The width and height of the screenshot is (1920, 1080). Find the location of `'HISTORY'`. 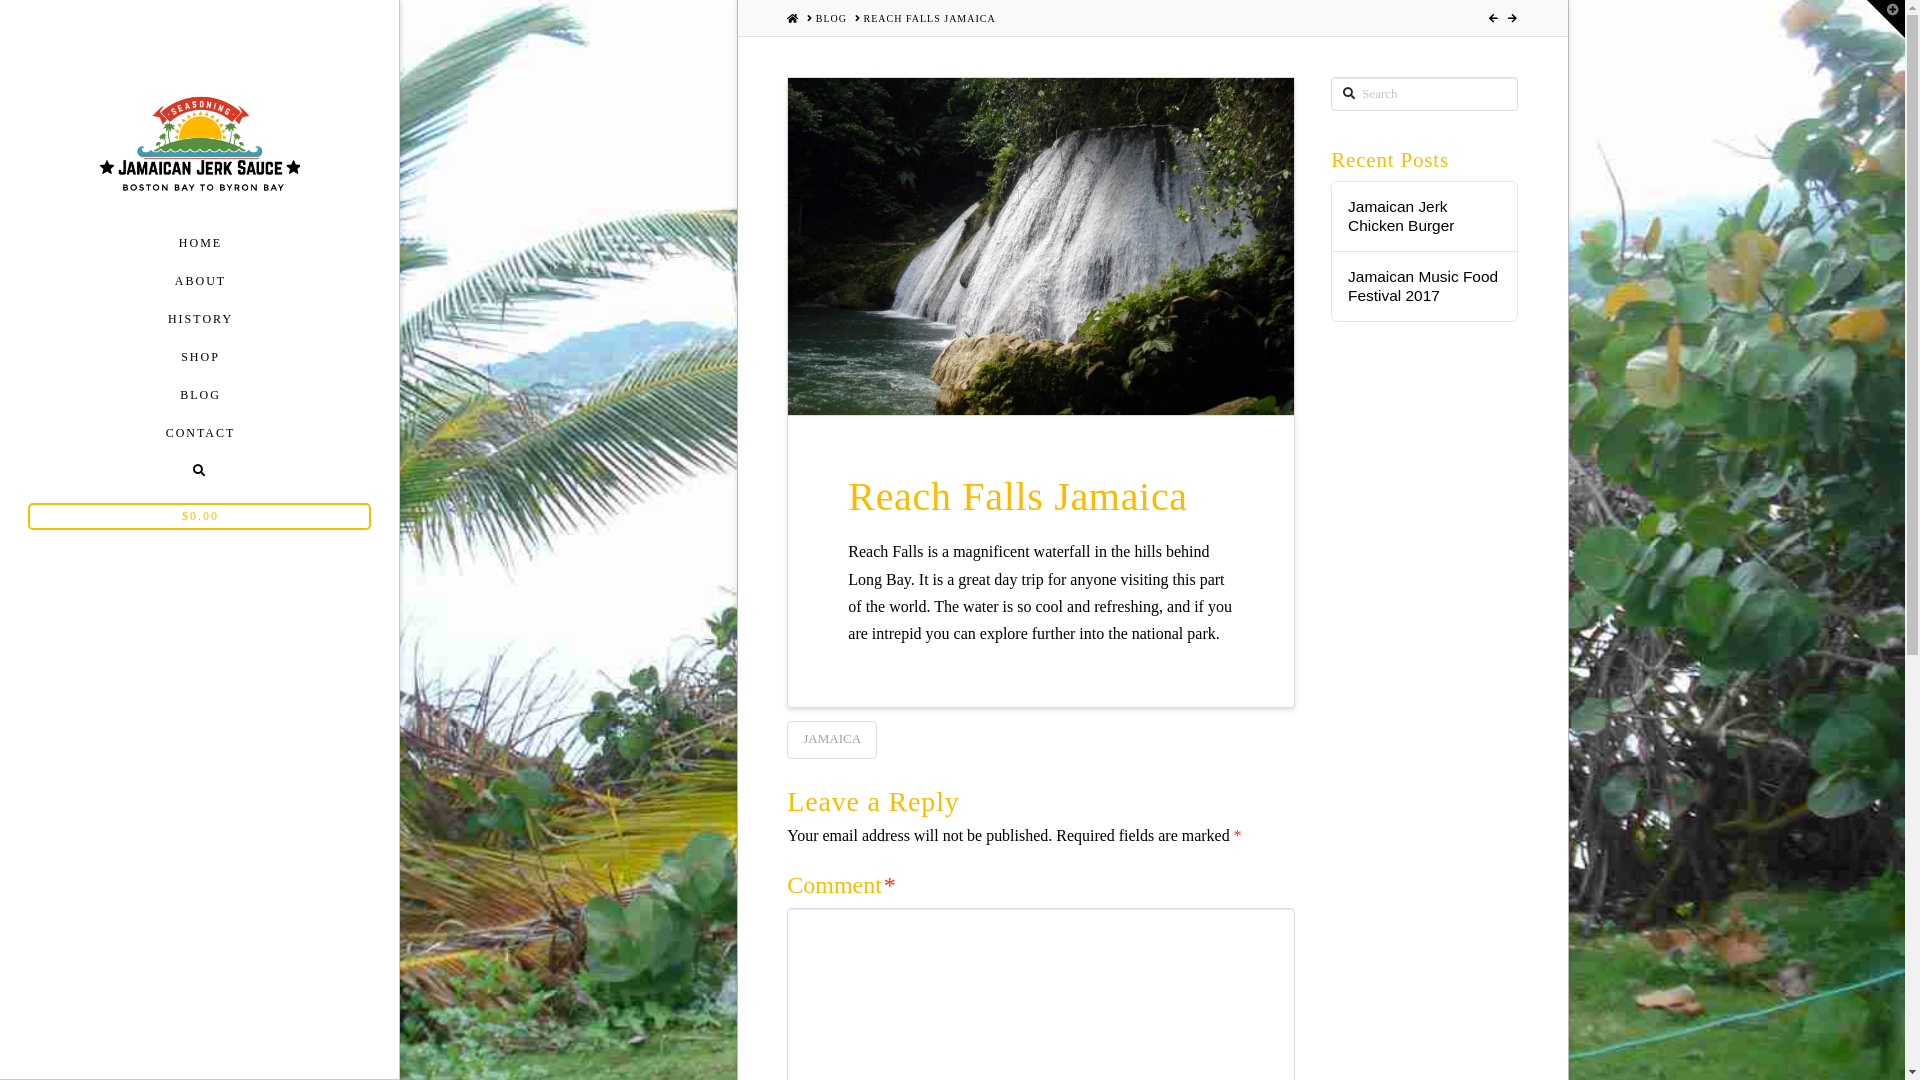

'HISTORY' is located at coordinates (199, 318).